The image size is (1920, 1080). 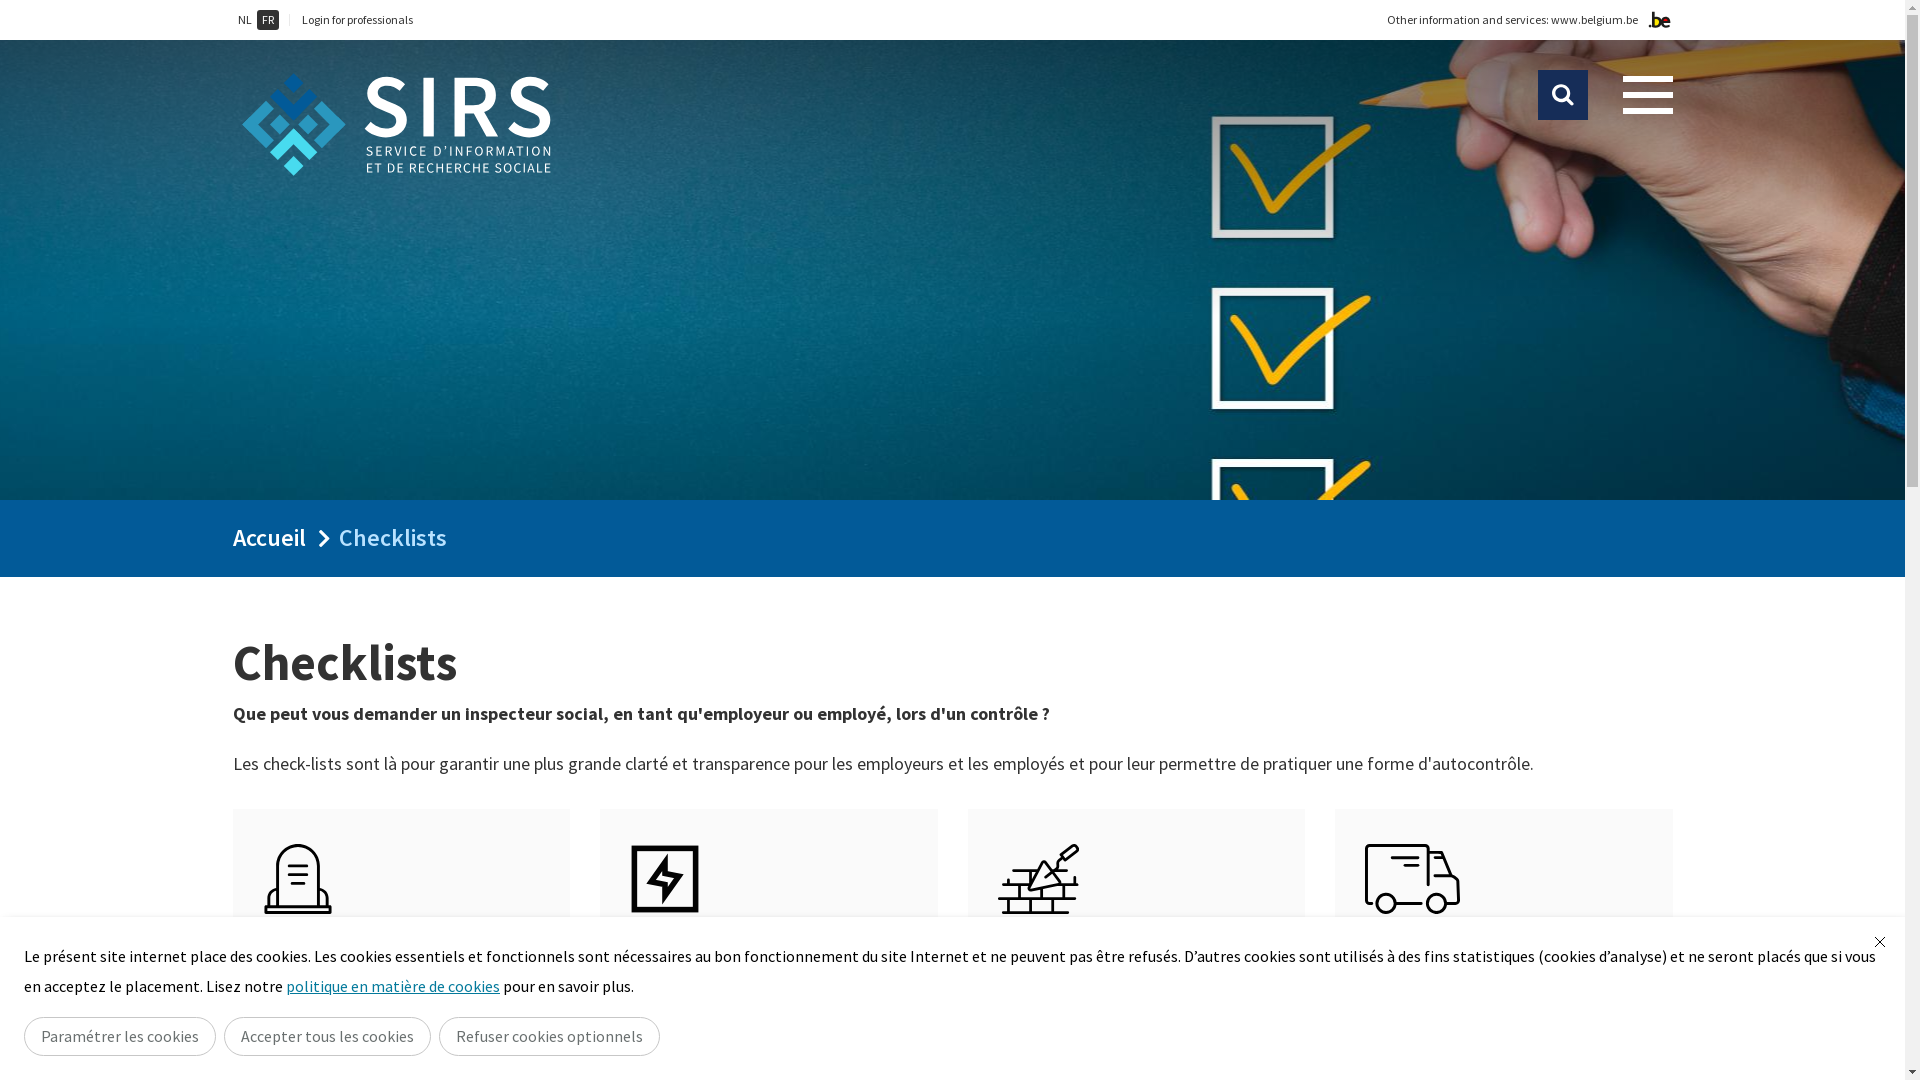 I want to click on 'Fermer', so click(x=1879, y=941).